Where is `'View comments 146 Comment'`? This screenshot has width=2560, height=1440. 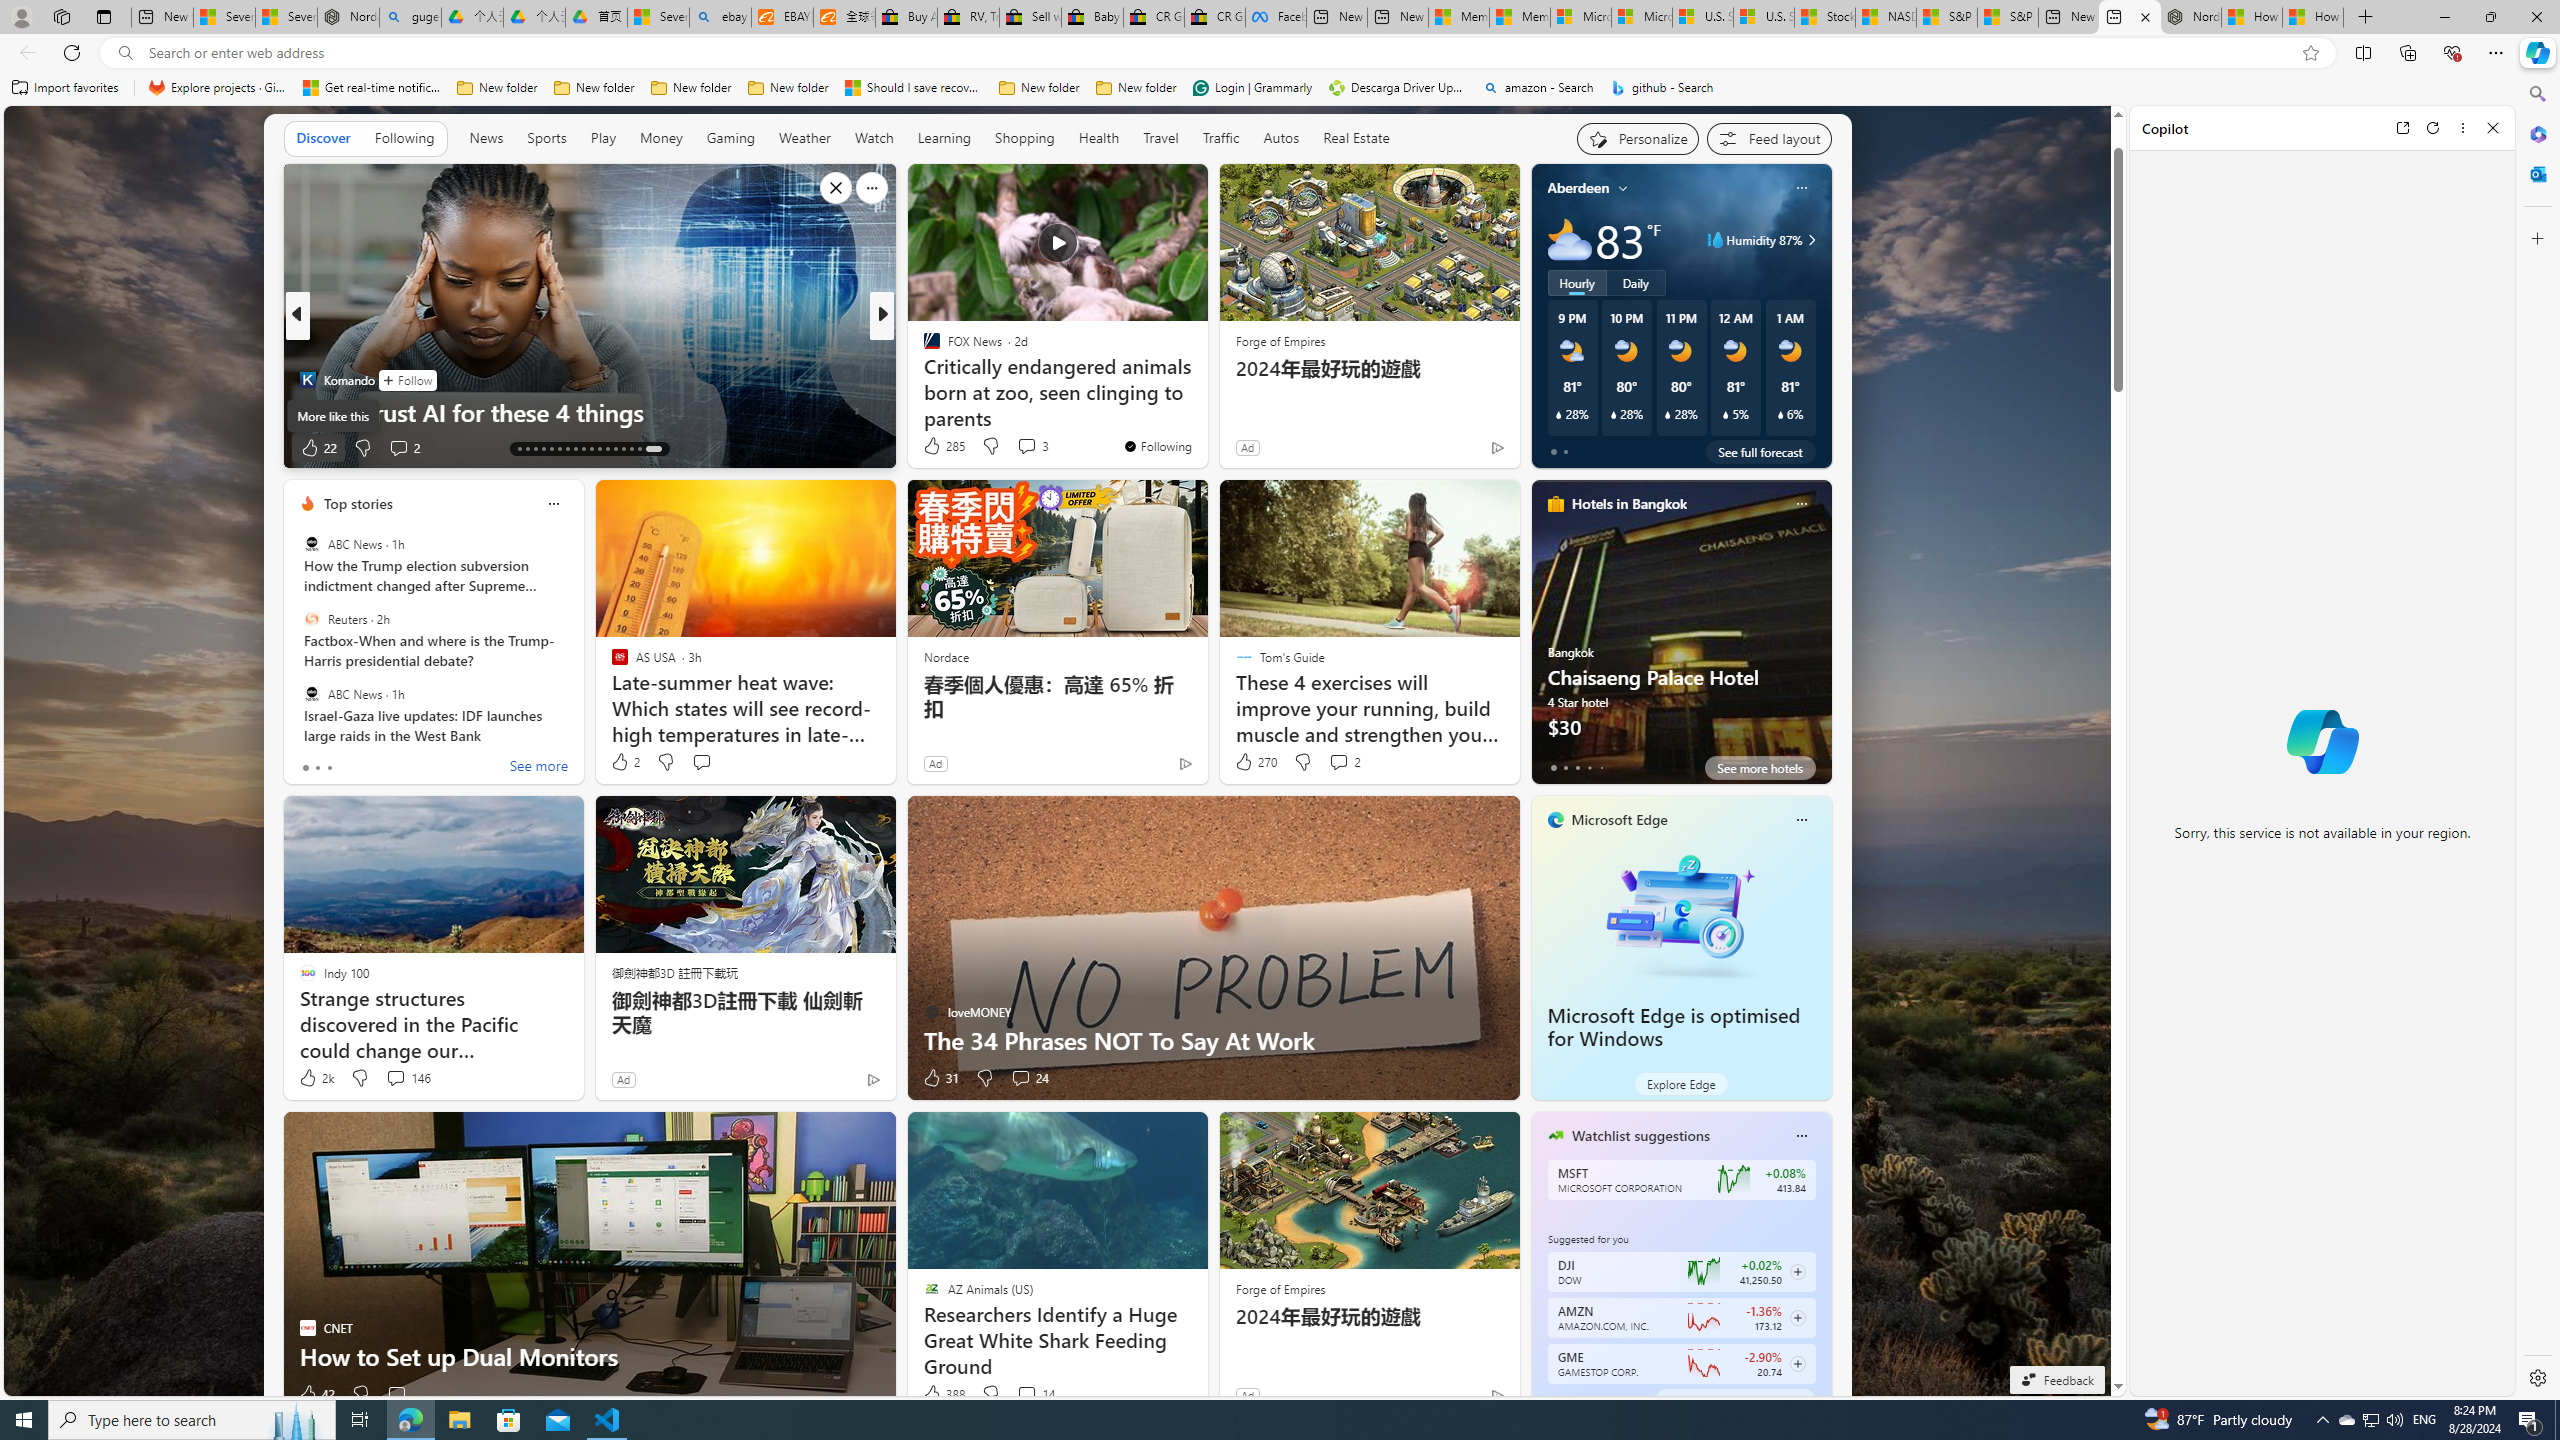
'View comments 146 Comment' is located at coordinates (407, 1076).